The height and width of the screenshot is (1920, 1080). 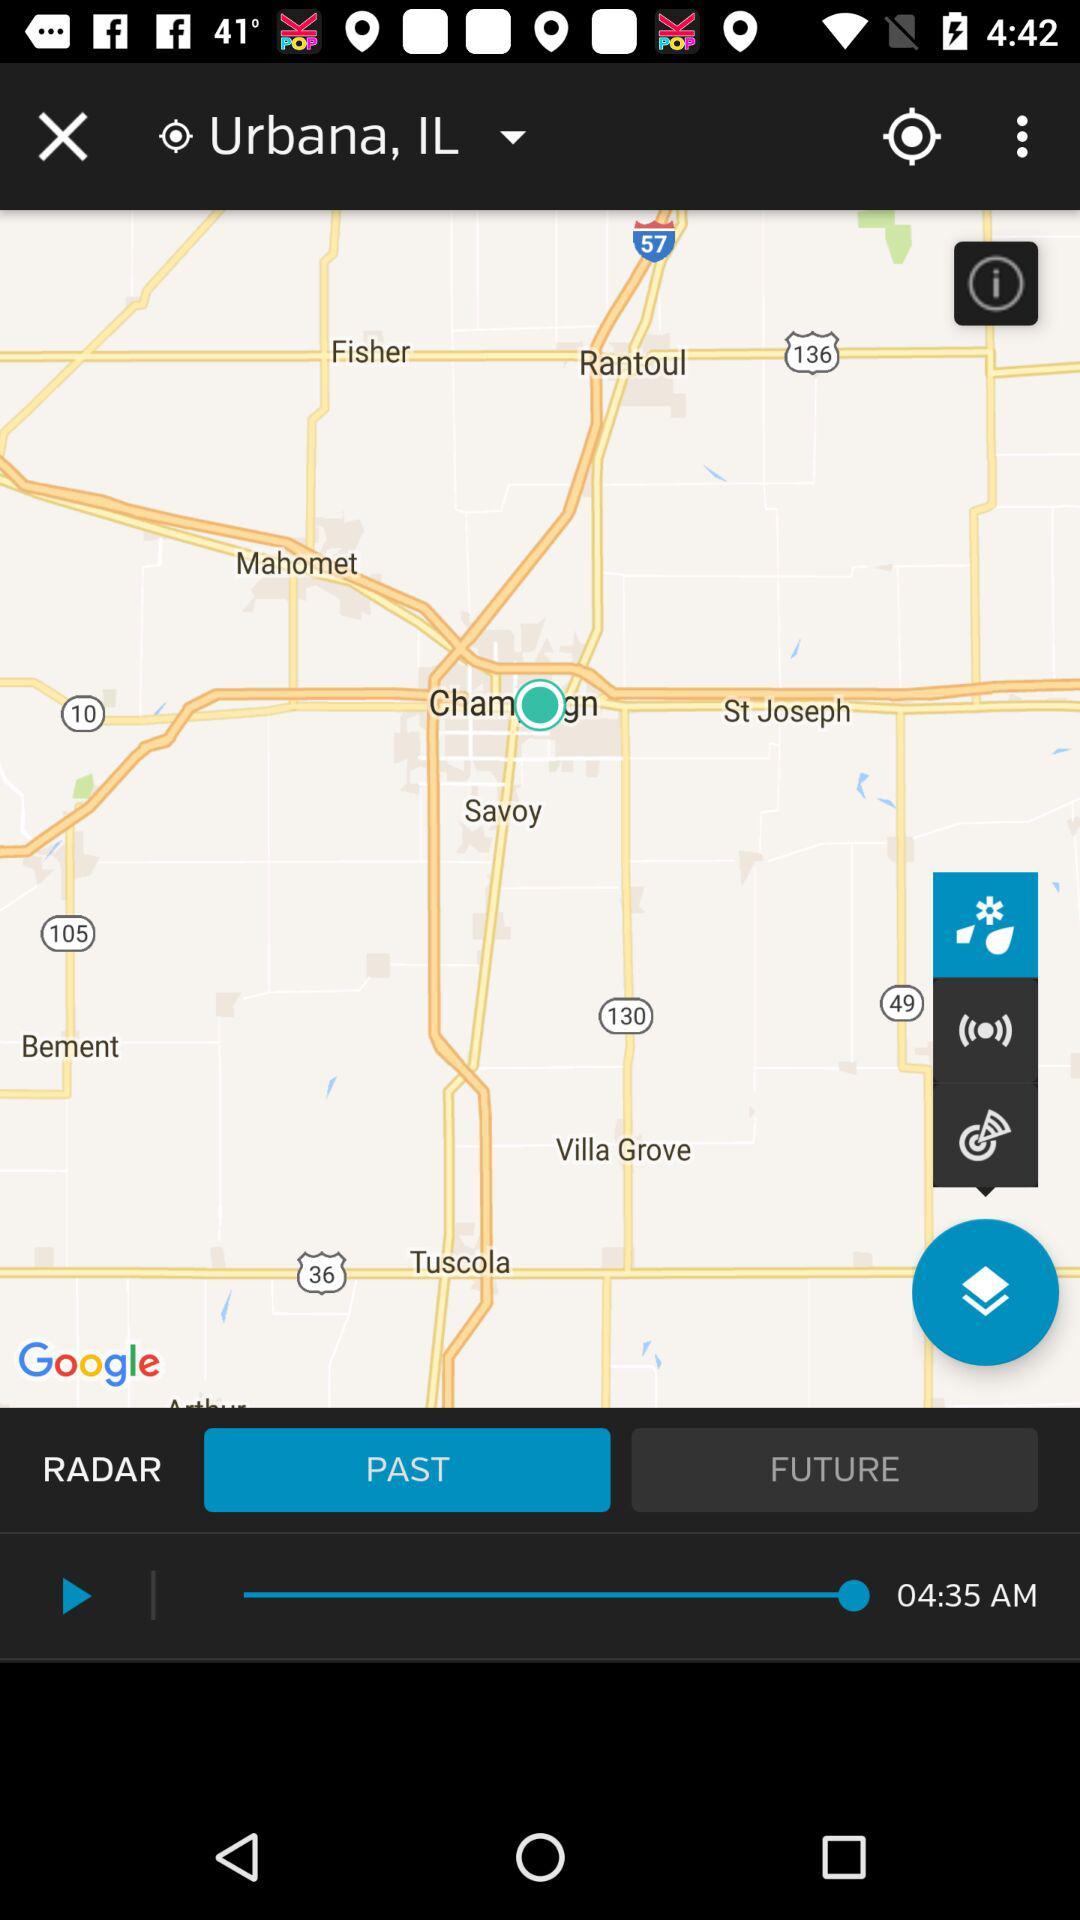 What do you see at coordinates (72, 1595) in the screenshot?
I see `the icon next to the |` at bounding box center [72, 1595].